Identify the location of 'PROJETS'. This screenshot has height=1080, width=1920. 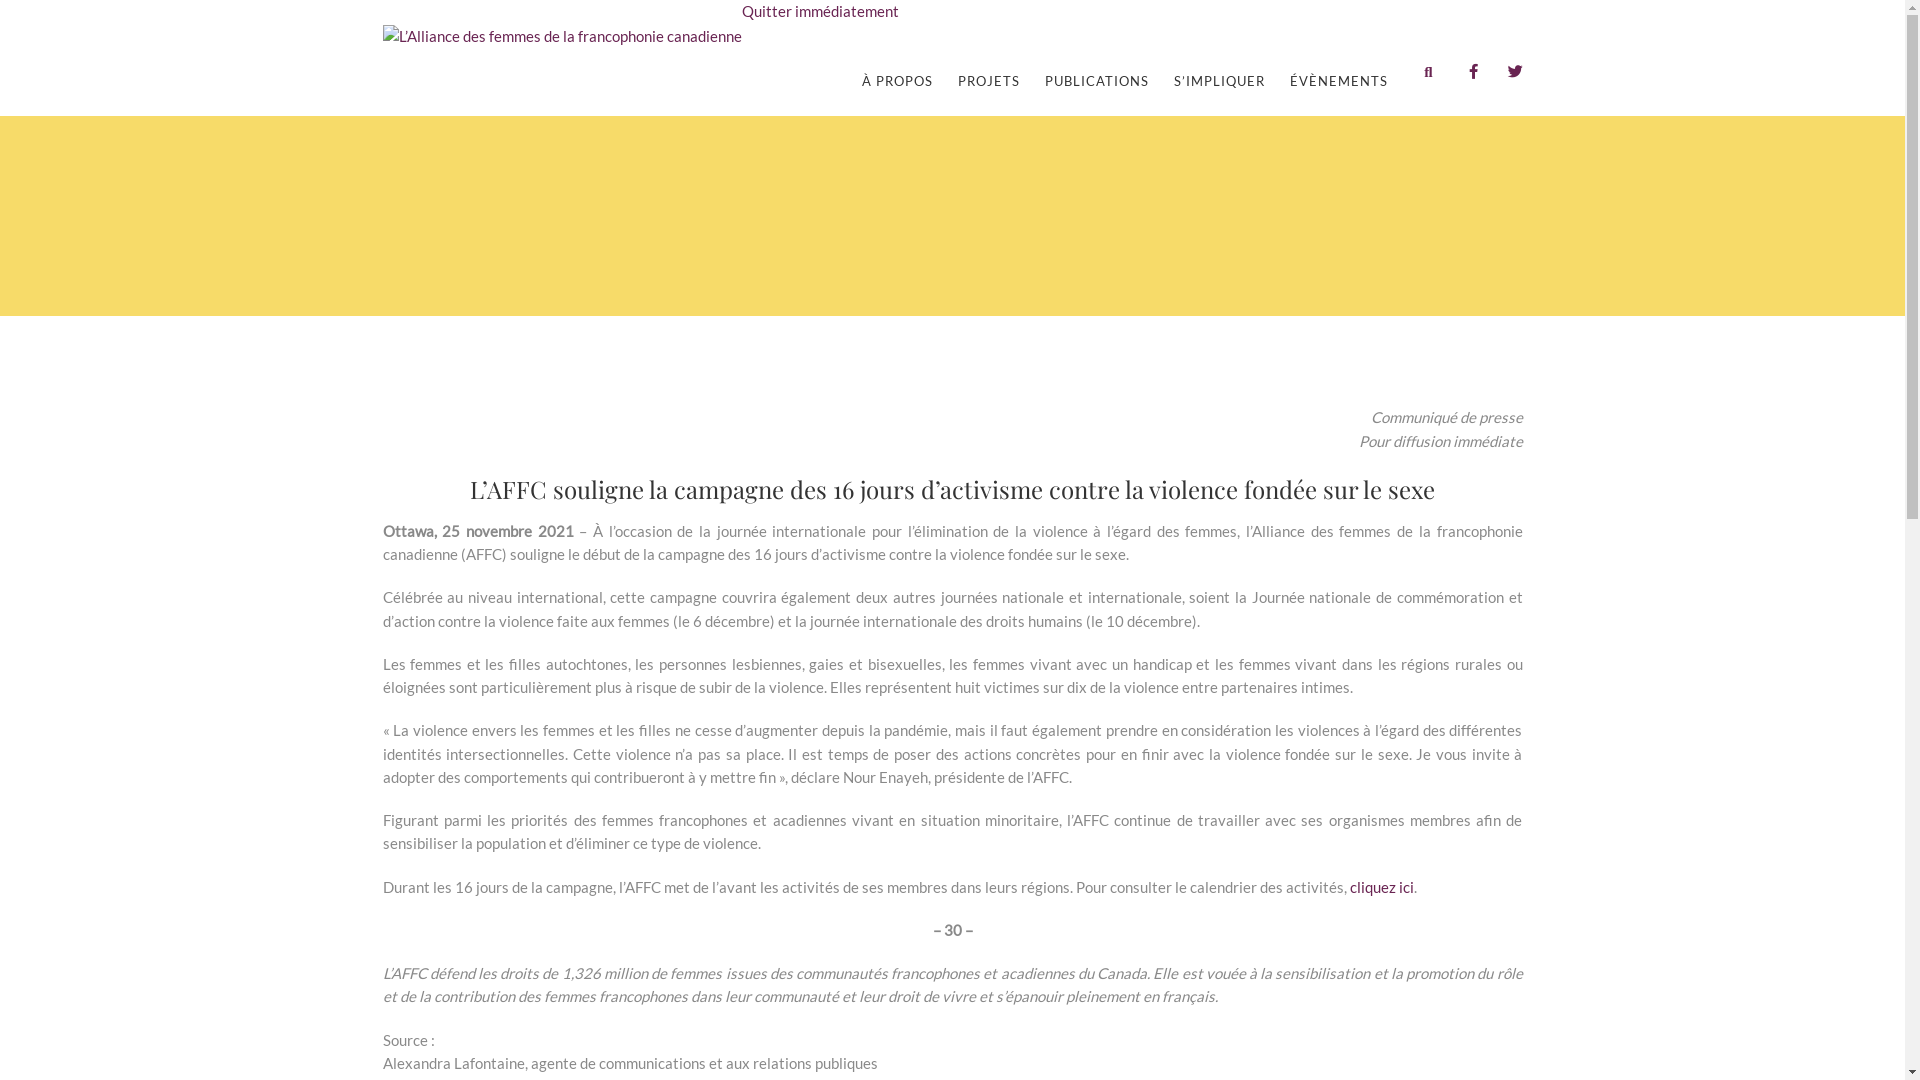
(988, 80).